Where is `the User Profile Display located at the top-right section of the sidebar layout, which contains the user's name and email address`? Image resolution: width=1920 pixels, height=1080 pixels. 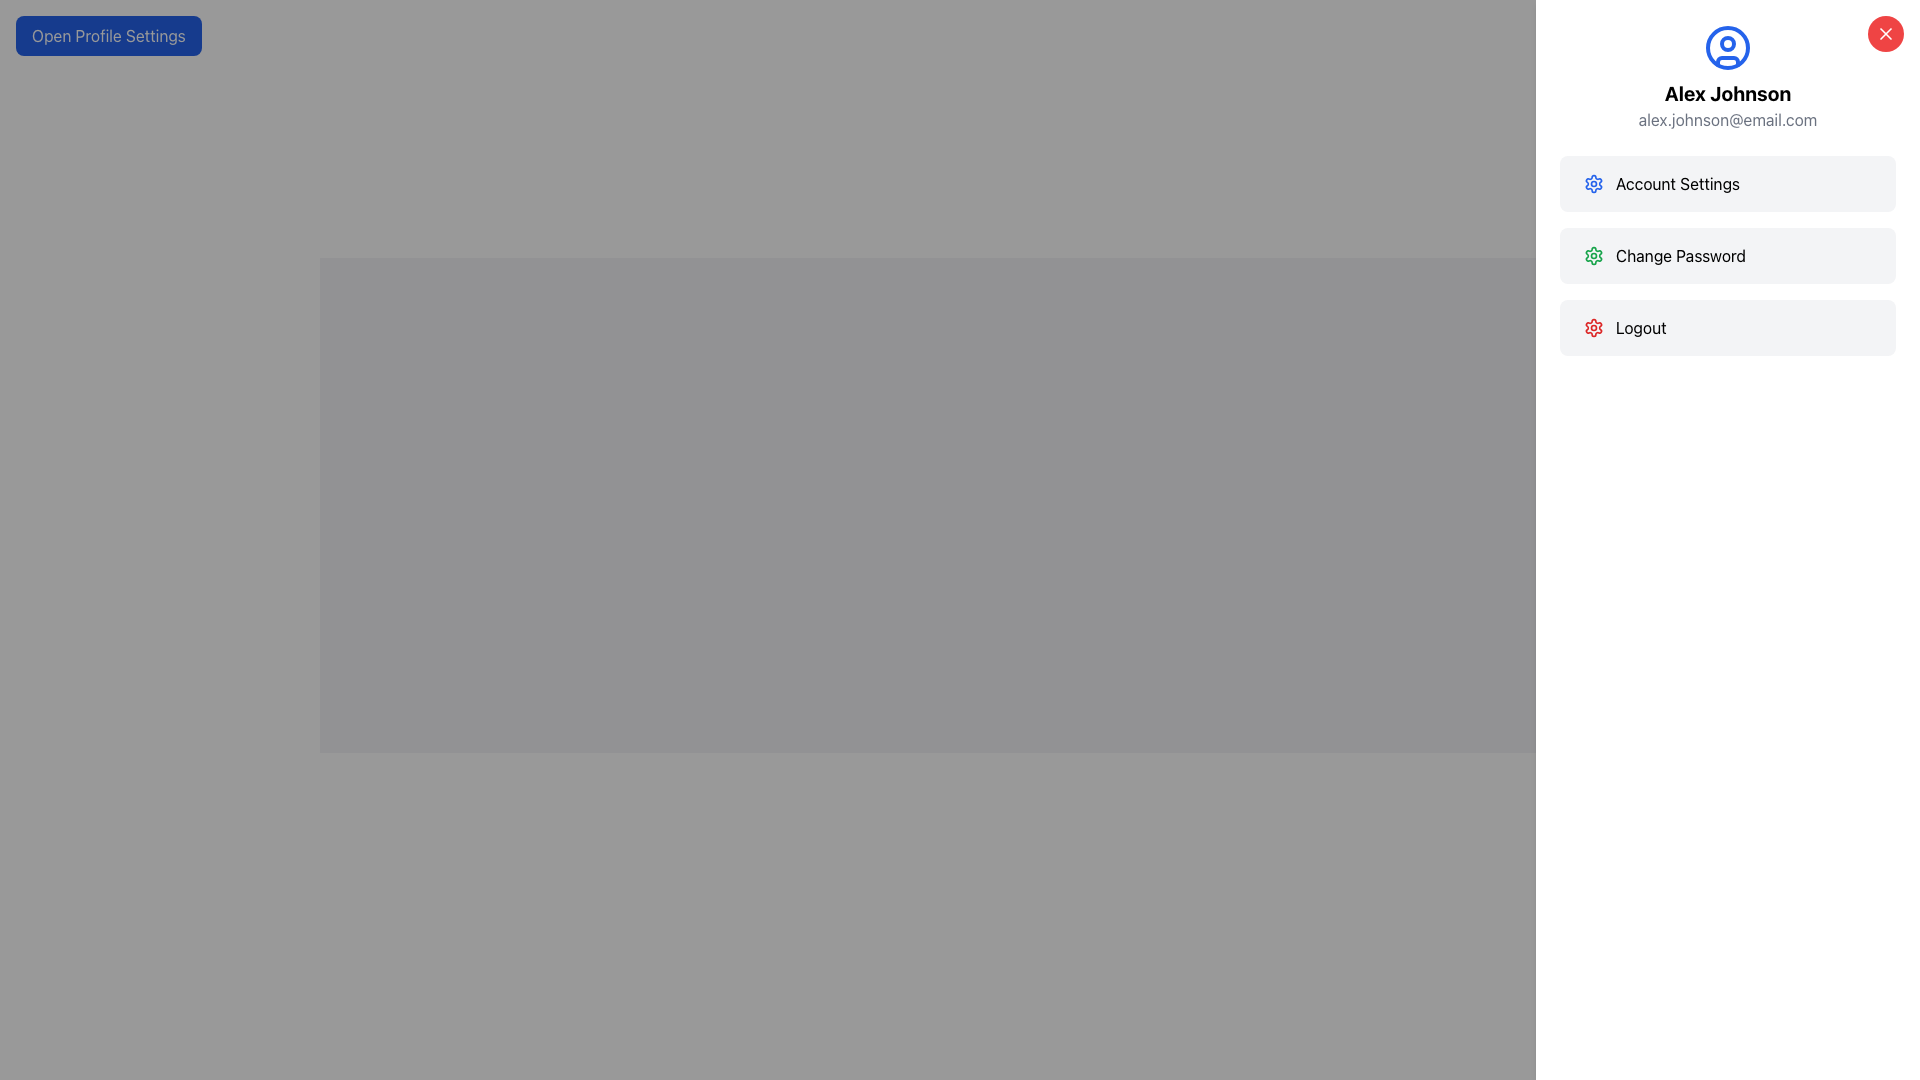 the User Profile Display located at the top-right section of the sidebar layout, which contains the user's name and email address is located at coordinates (1727, 76).